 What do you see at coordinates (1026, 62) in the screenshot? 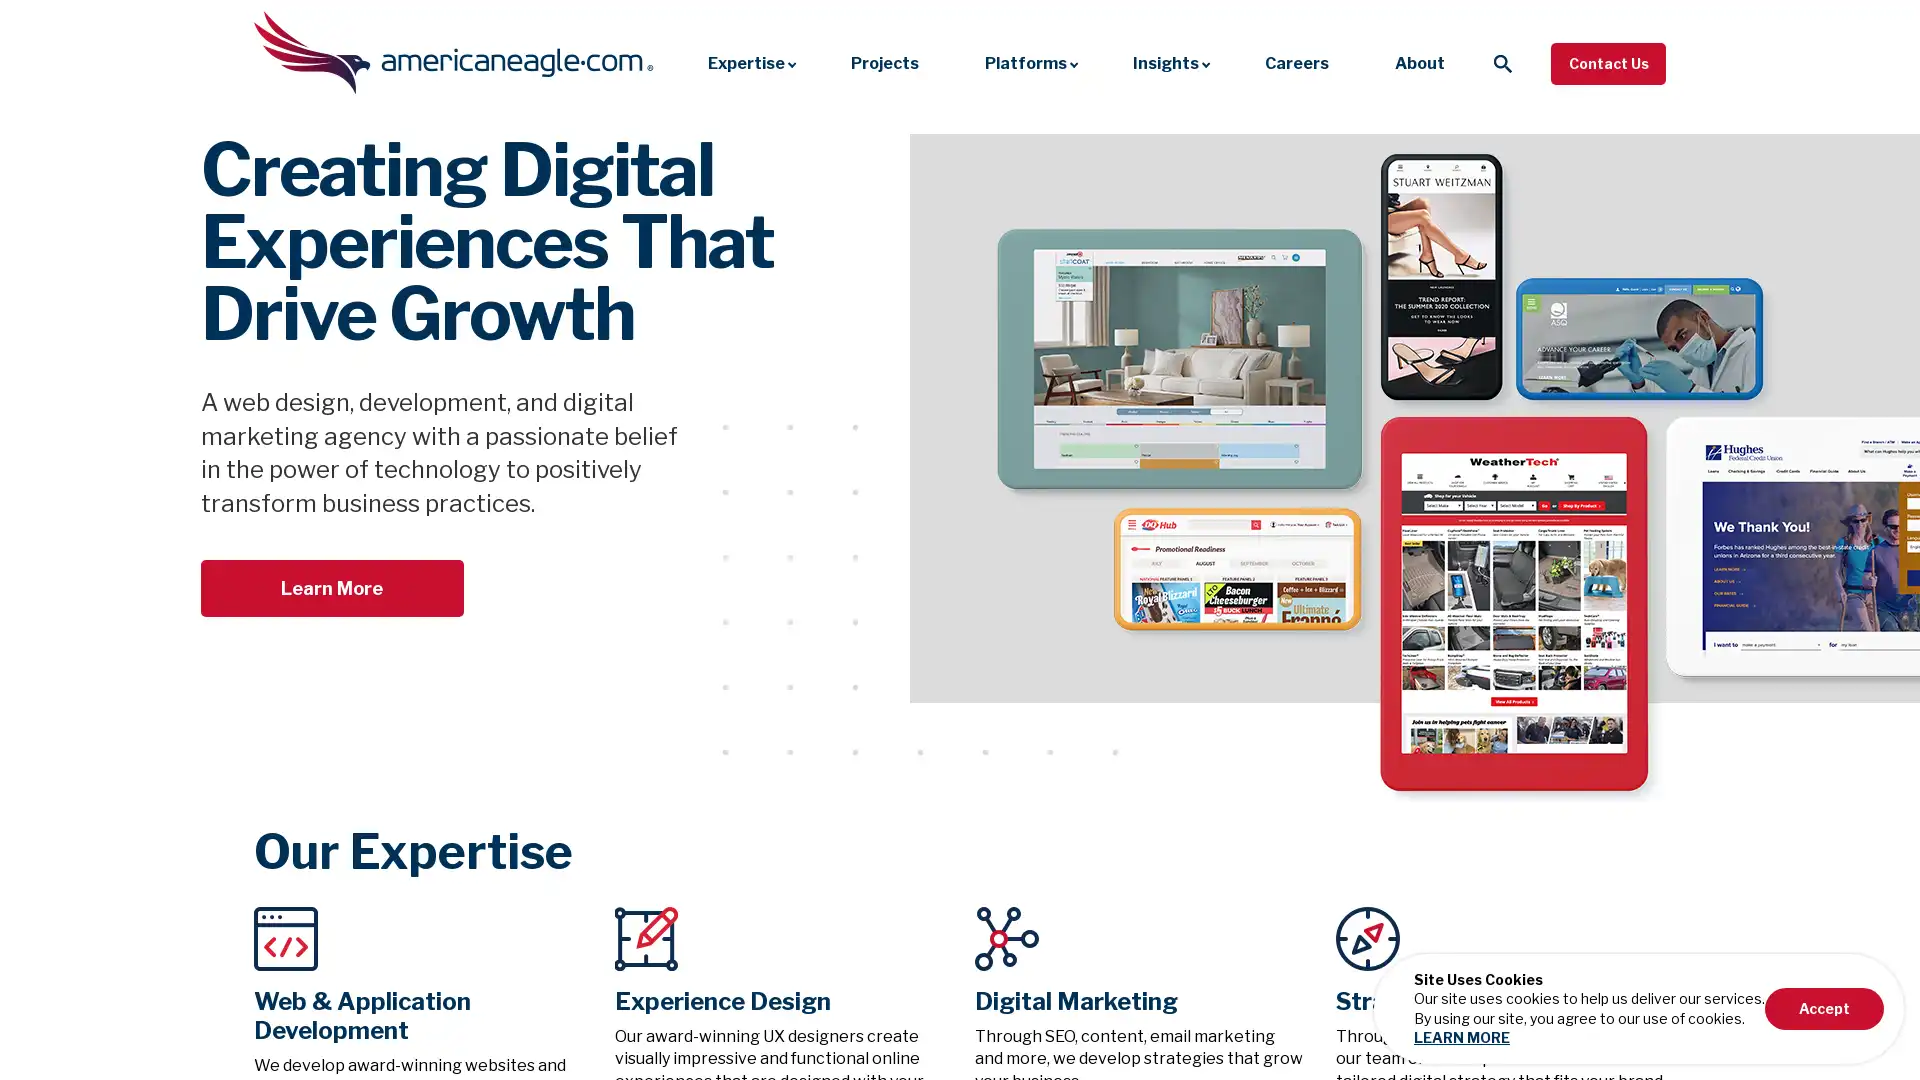
I see `Platforms` at bounding box center [1026, 62].